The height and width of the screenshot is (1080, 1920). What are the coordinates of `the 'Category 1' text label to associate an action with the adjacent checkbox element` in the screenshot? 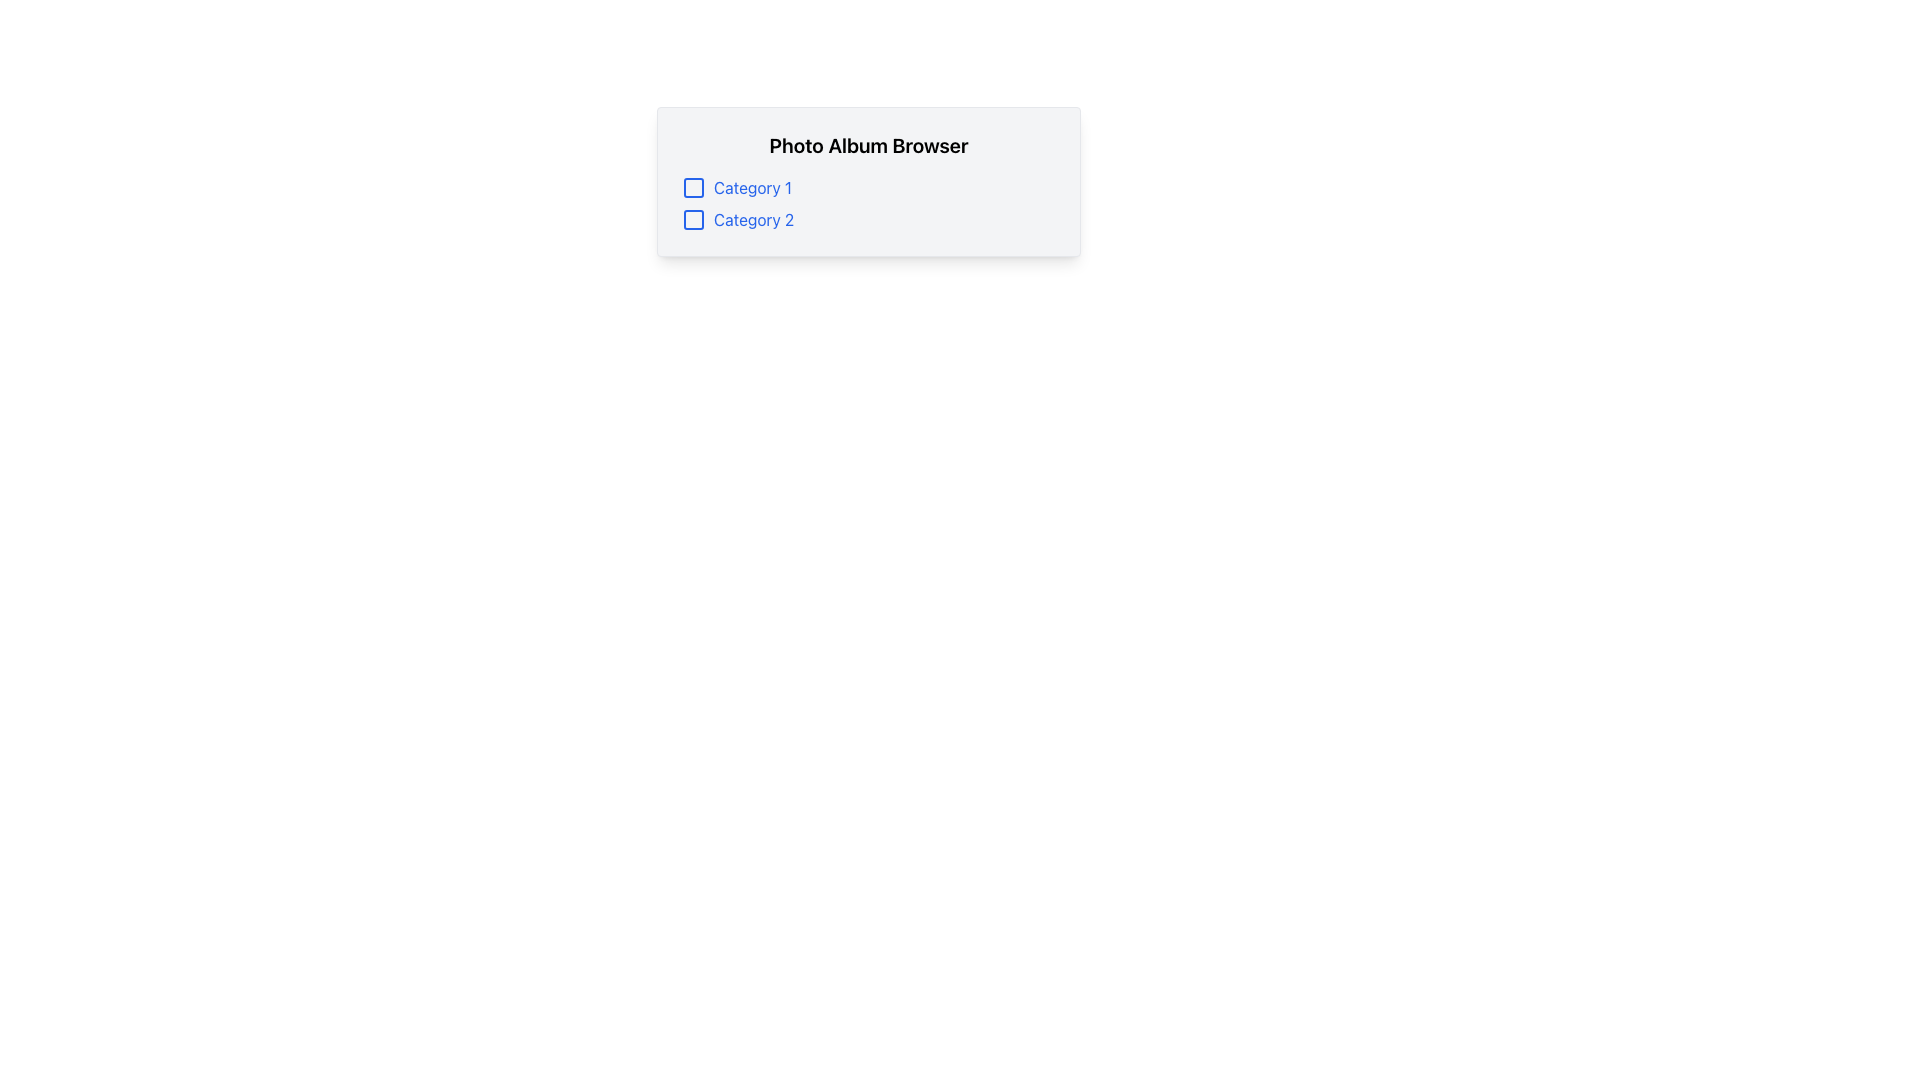 It's located at (752, 188).